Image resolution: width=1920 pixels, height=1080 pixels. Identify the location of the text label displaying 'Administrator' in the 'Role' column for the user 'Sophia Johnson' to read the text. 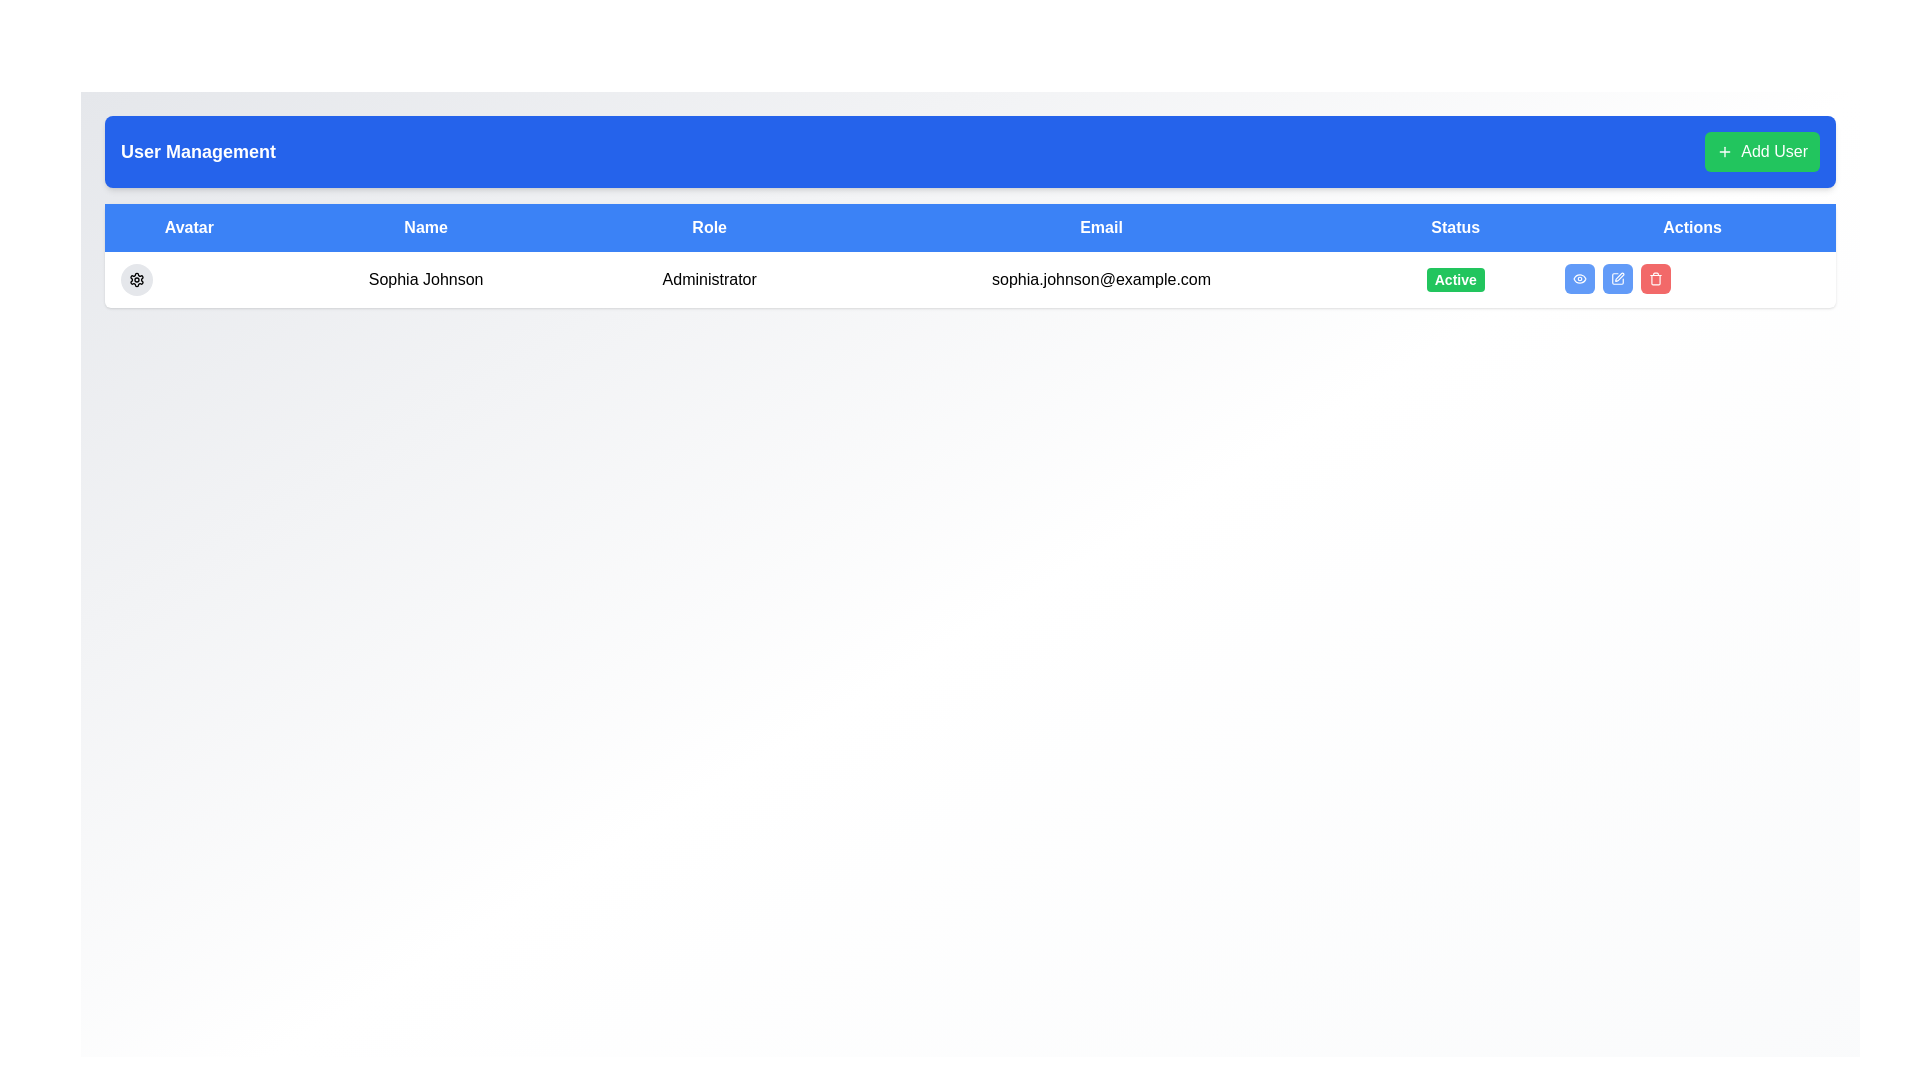
(709, 280).